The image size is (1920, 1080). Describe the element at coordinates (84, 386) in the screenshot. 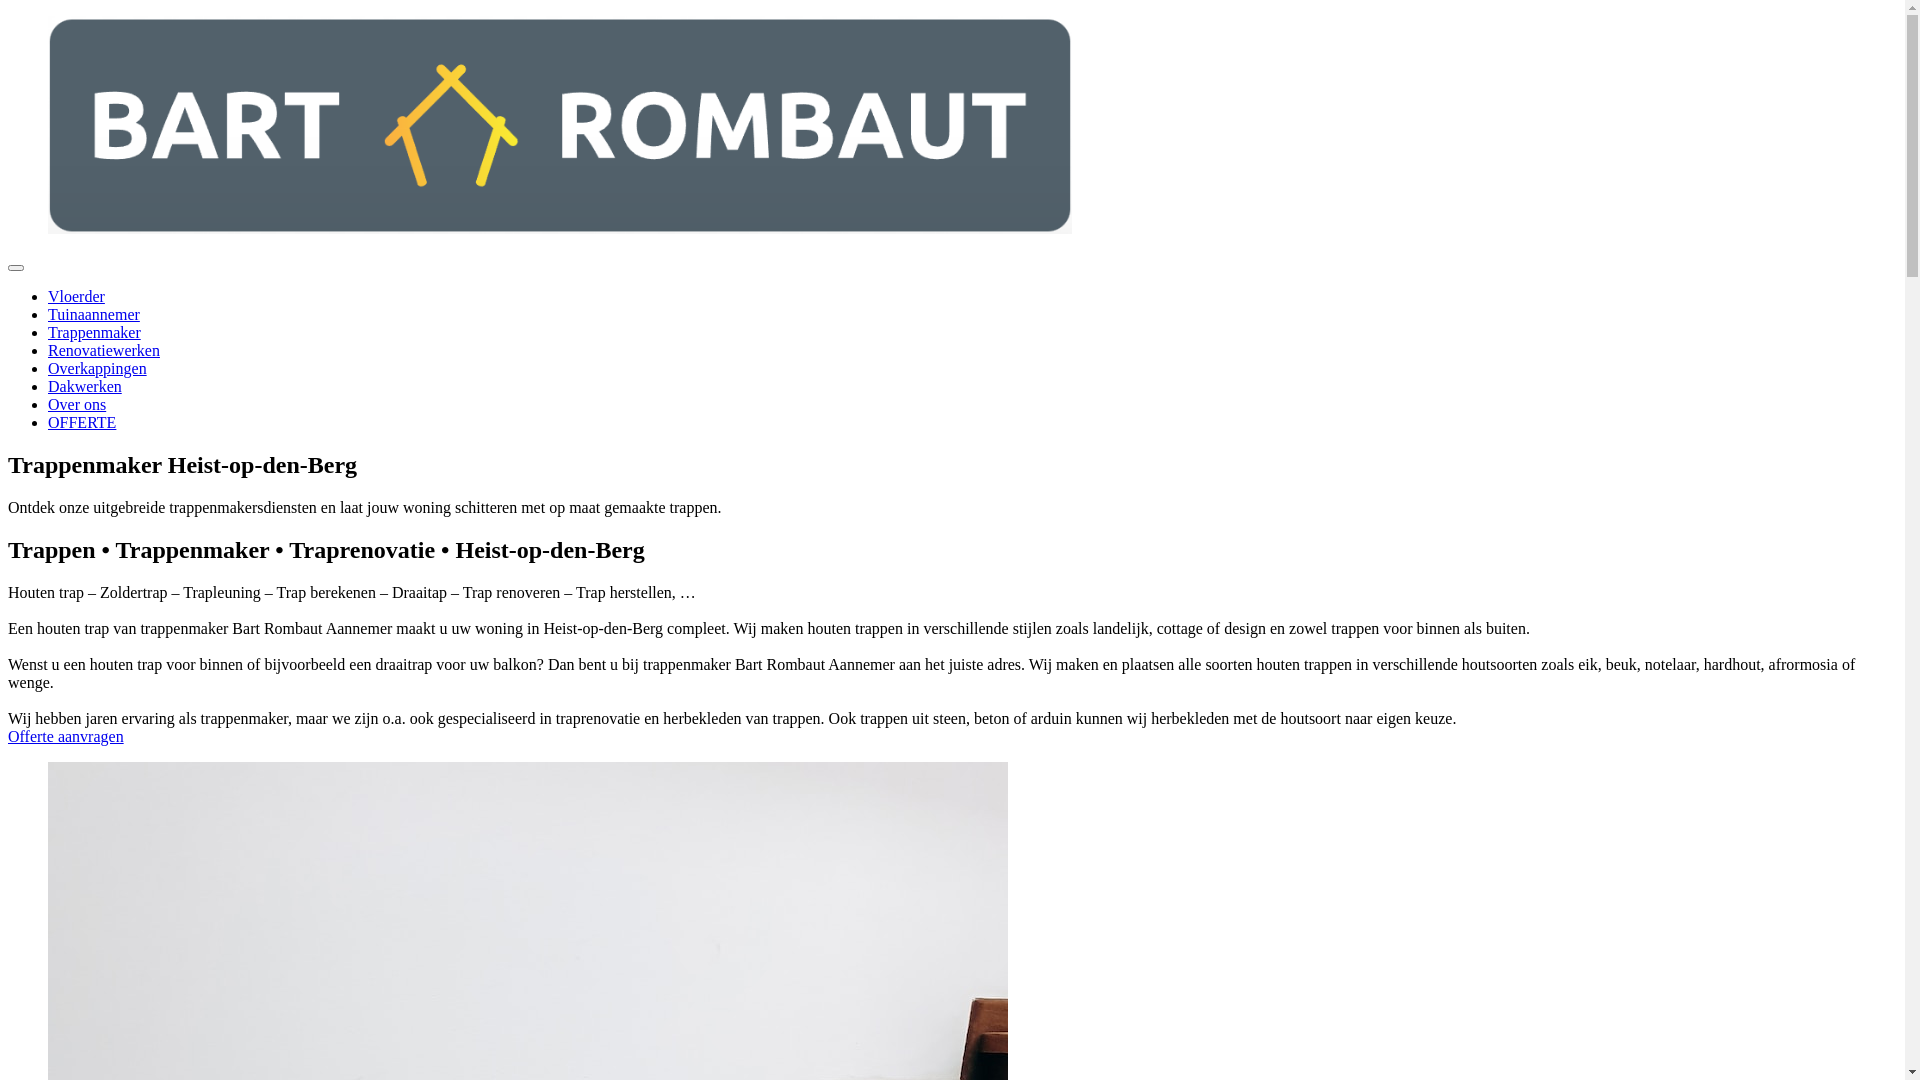

I see `'Dakwerken'` at that location.